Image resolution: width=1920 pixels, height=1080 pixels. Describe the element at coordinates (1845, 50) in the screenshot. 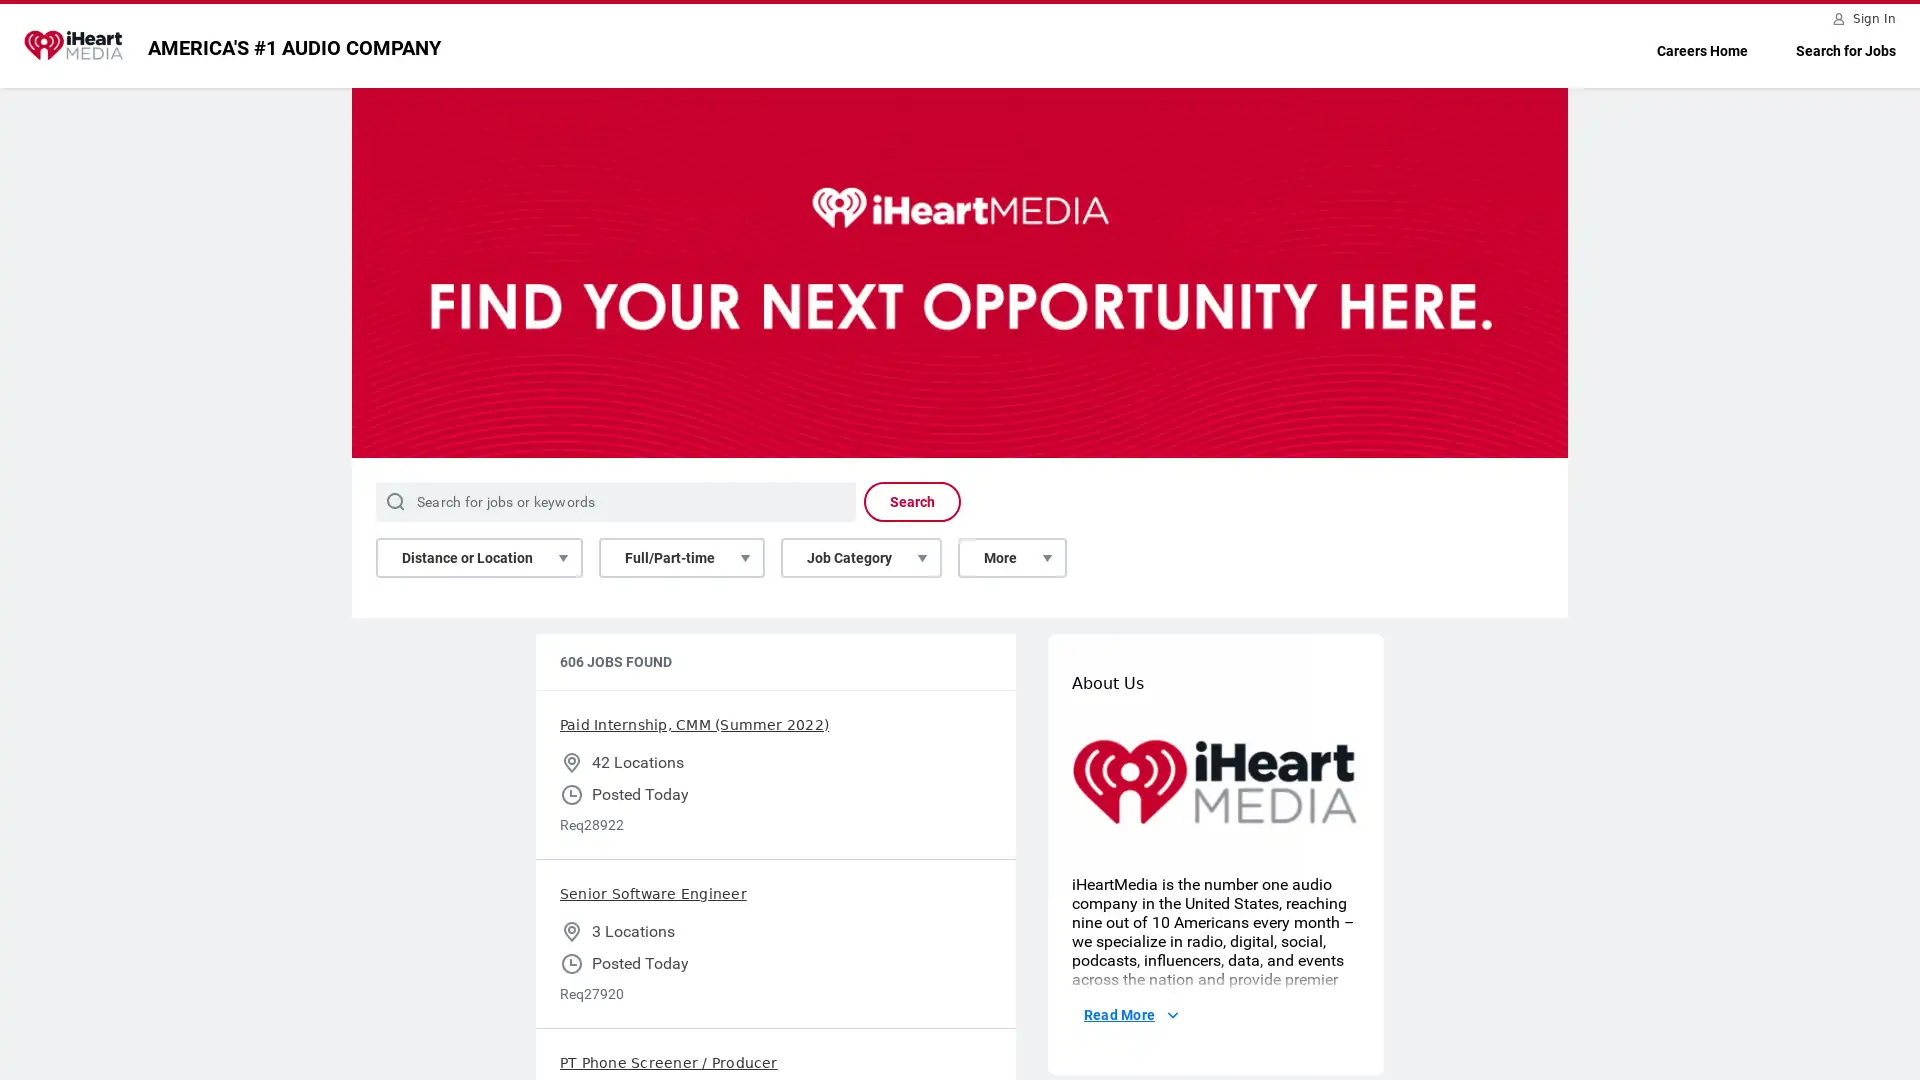

I see `Search for Jobs` at that location.